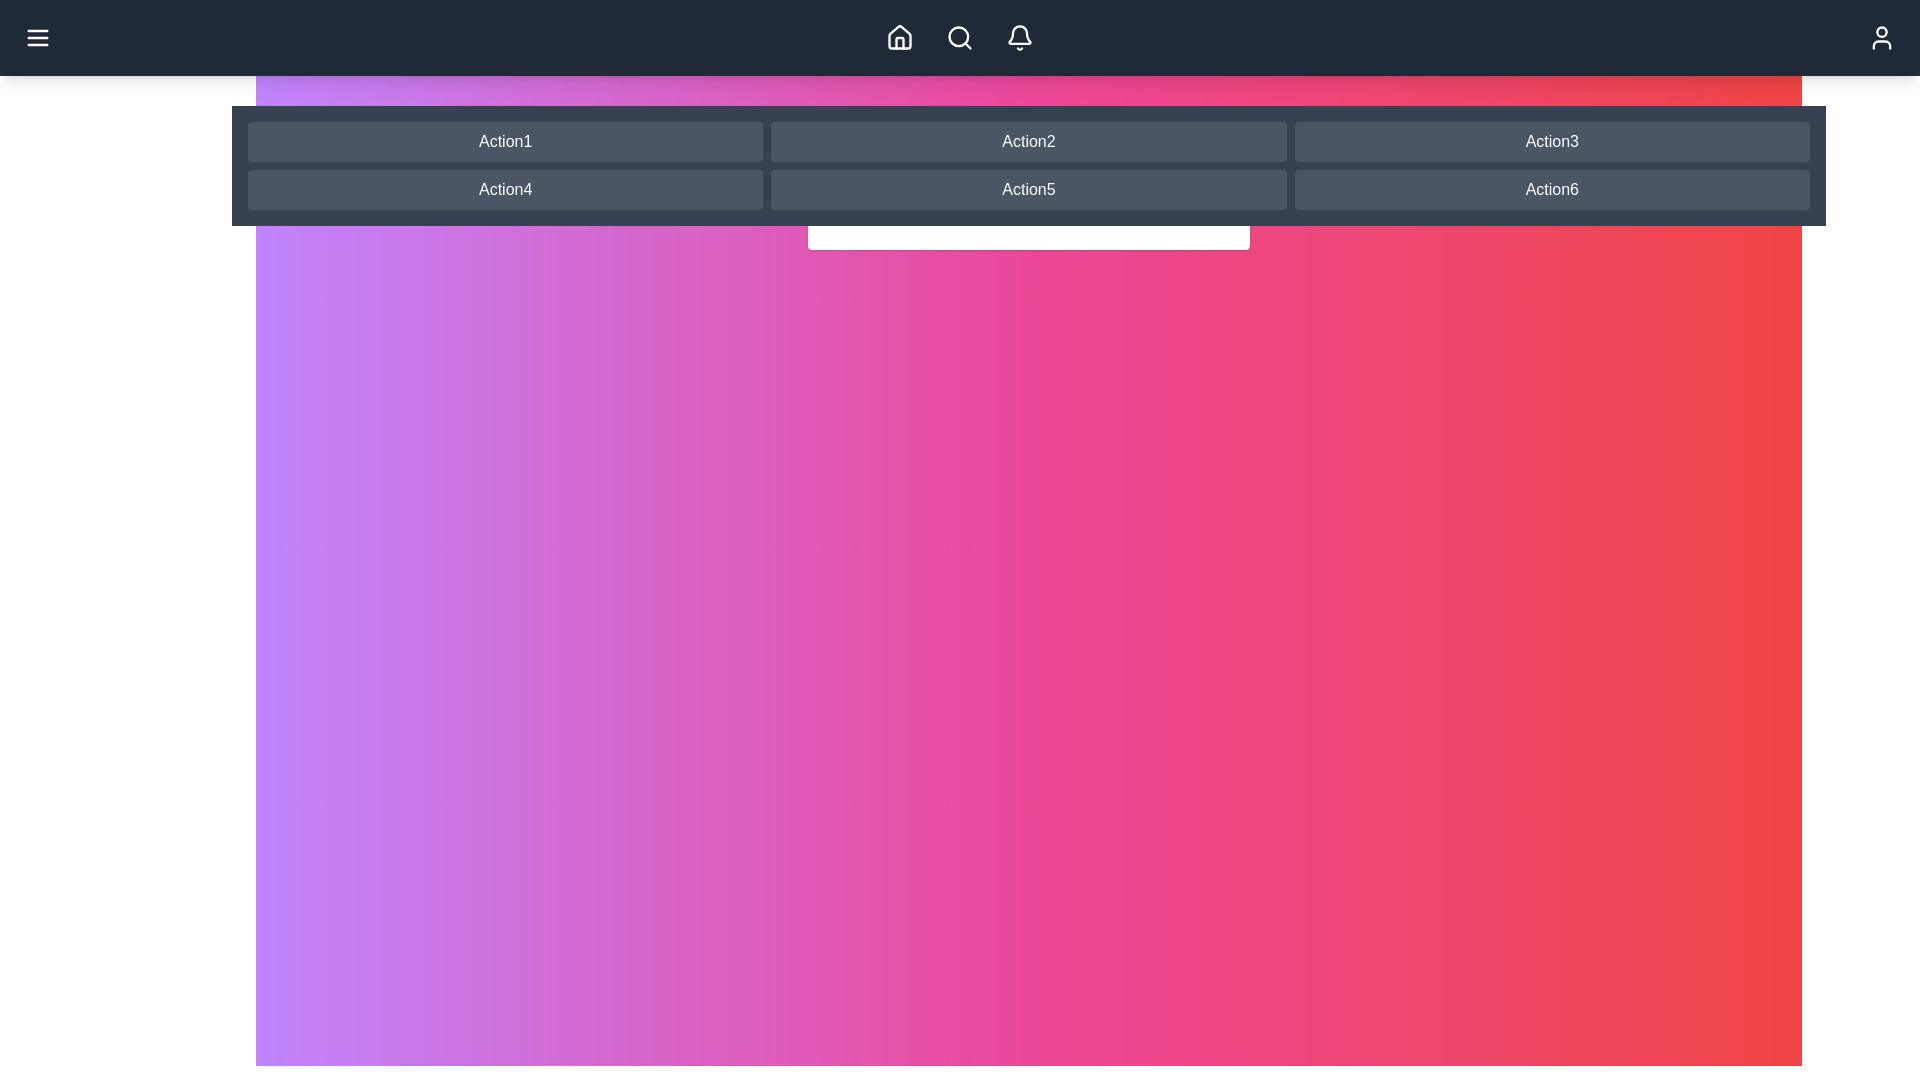 The width and height of the screenshot is (1920, 1080). Describe the element at coordinates (1028, 189) in the screenshot. I see `the action button labeled Action5` at that location.